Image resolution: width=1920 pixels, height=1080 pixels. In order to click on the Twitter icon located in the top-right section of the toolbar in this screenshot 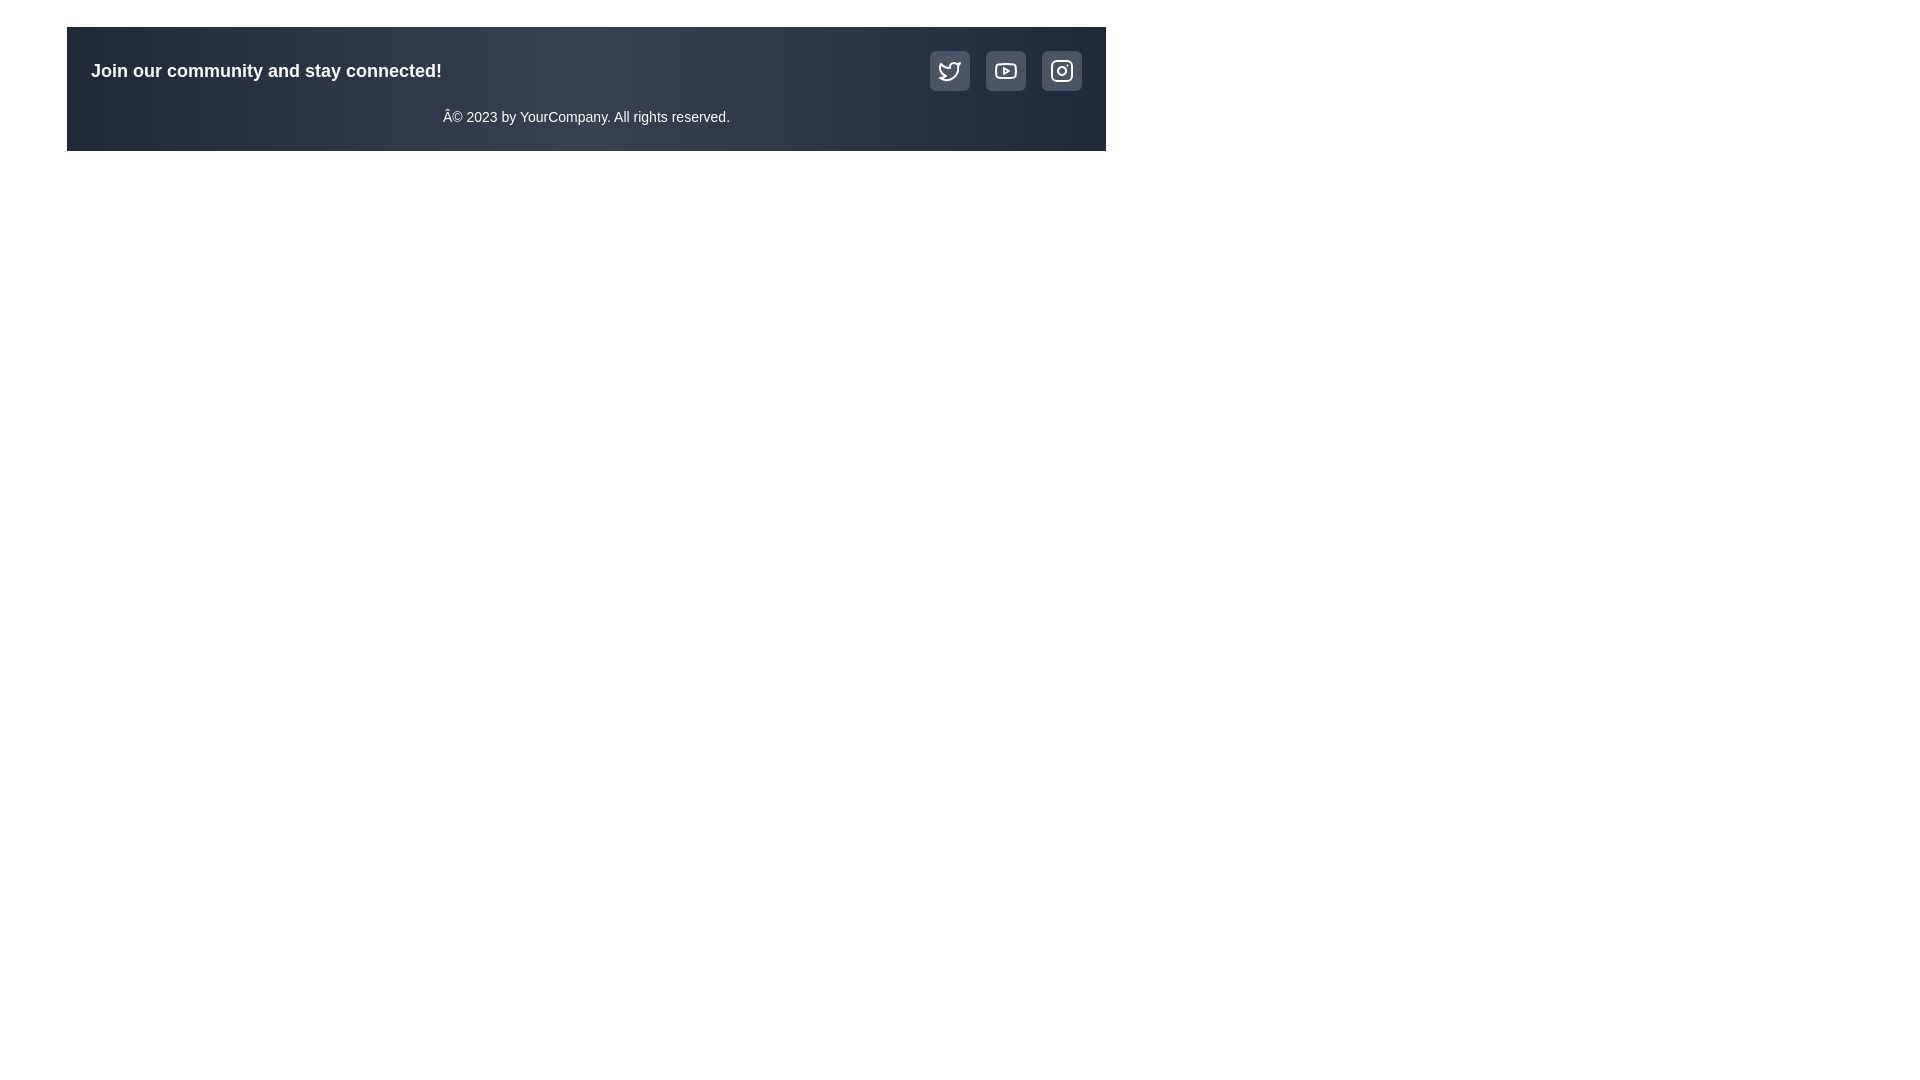, I will do `click(949, 69)`.